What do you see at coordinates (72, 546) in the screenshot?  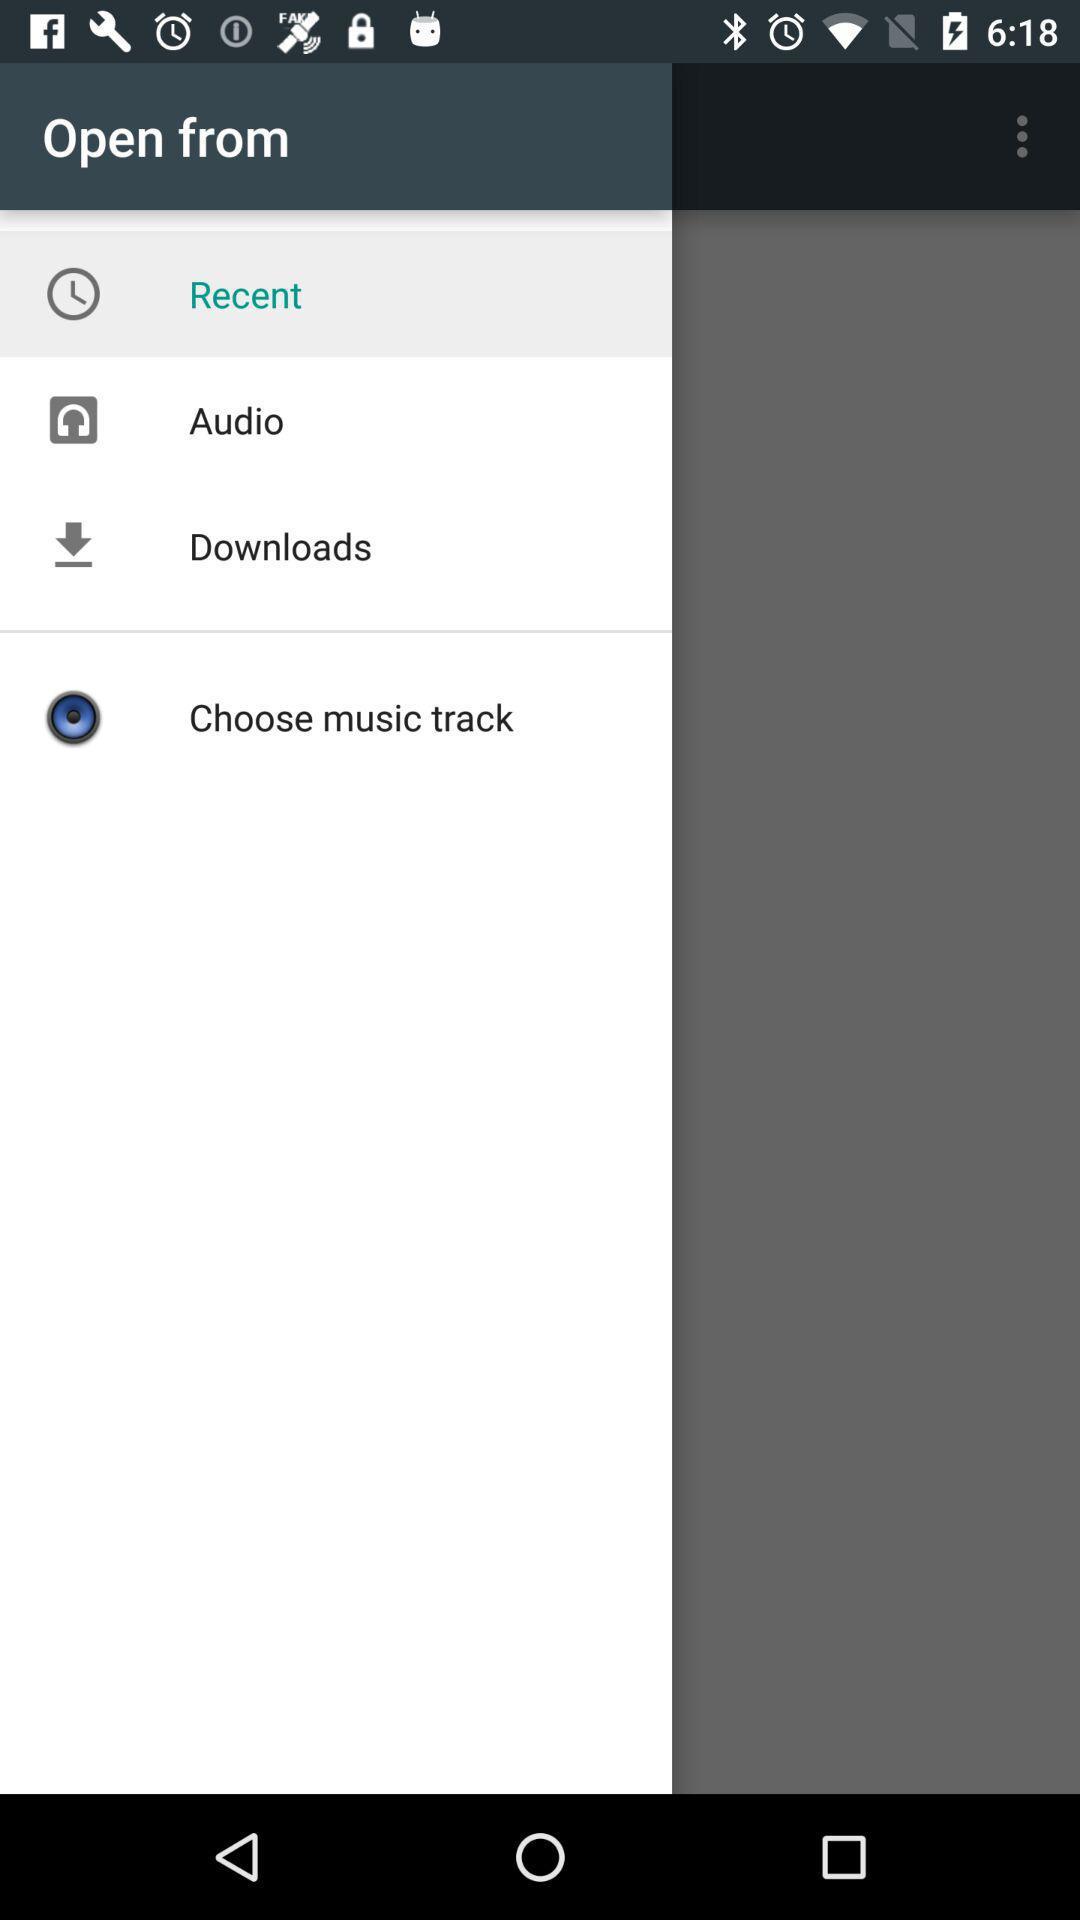 I see `the symbol which is left hand side of the text download` at bounding box center [72, 546].